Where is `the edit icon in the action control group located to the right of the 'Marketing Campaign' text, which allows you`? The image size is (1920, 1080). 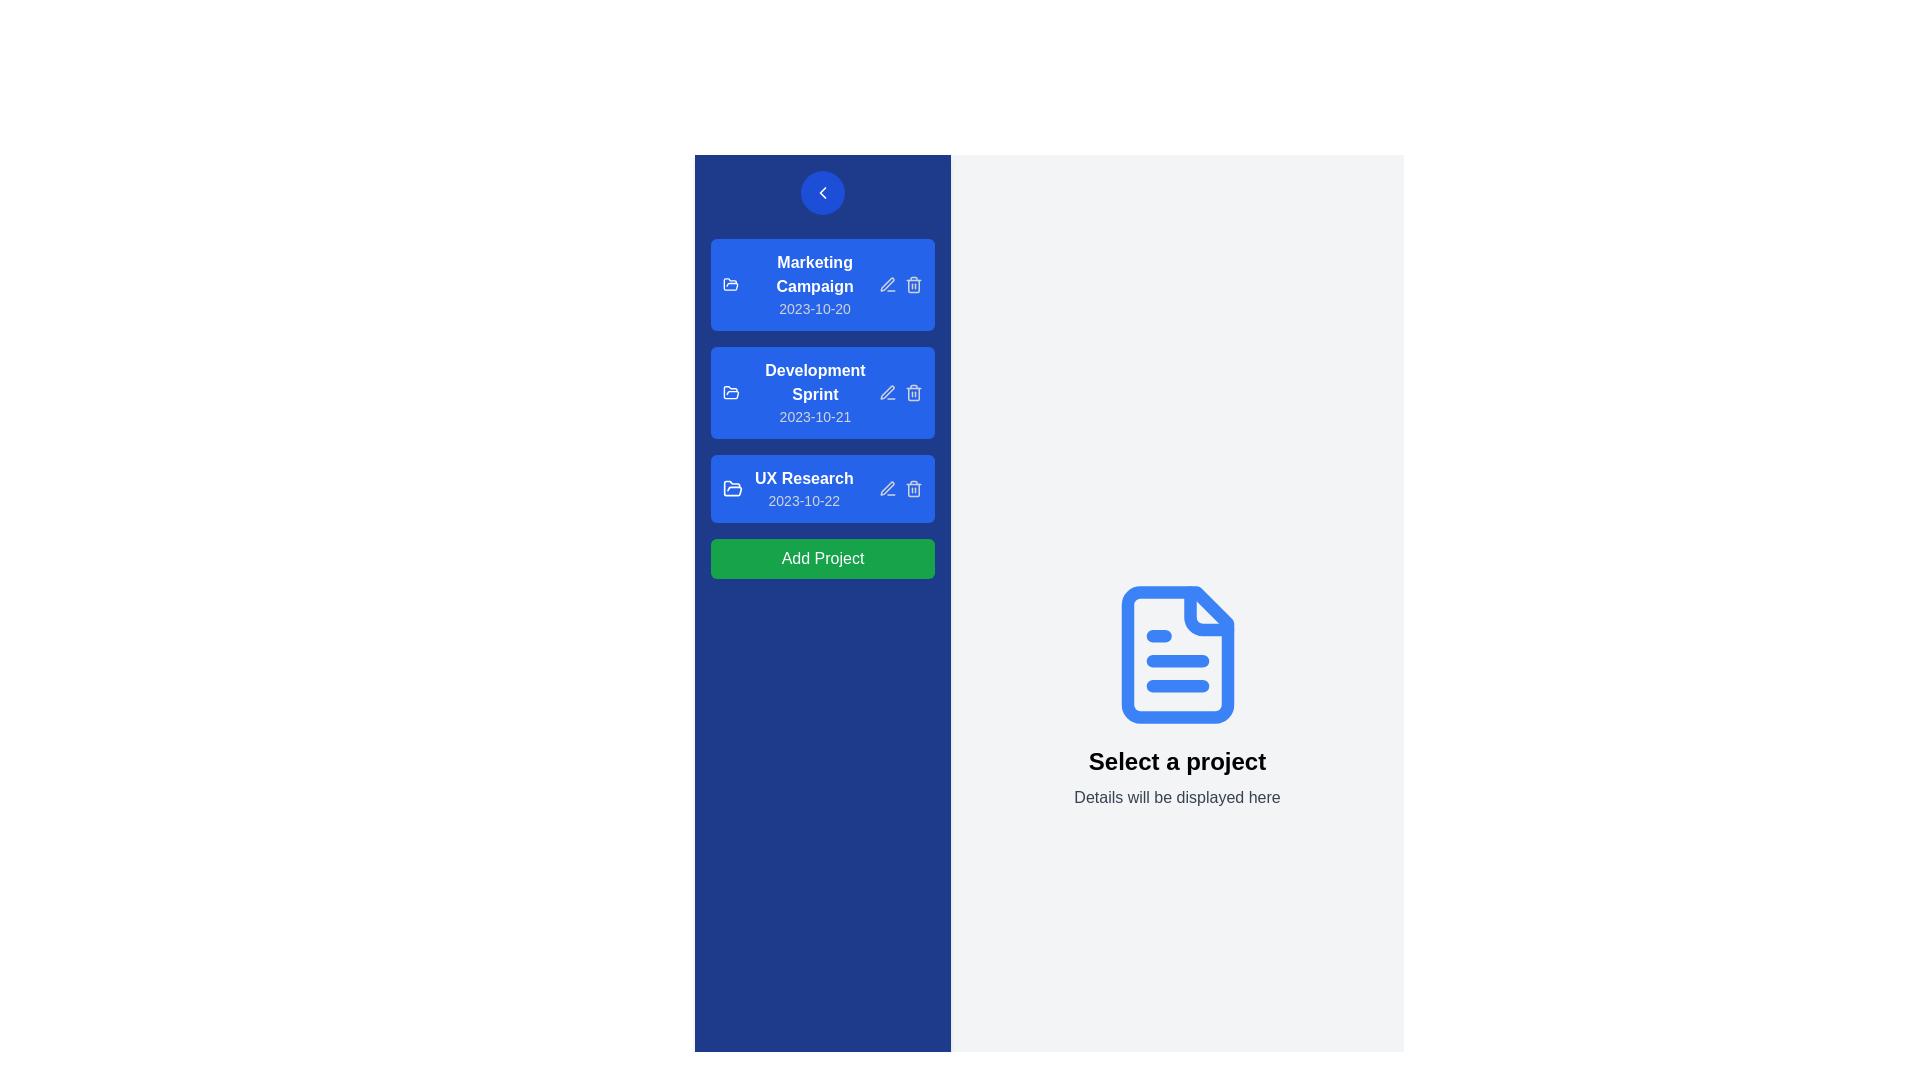
the edit icon in the action control group located to the right of the 'Marketing Campaign' text, which allows you is located at coordinates (900, 285).